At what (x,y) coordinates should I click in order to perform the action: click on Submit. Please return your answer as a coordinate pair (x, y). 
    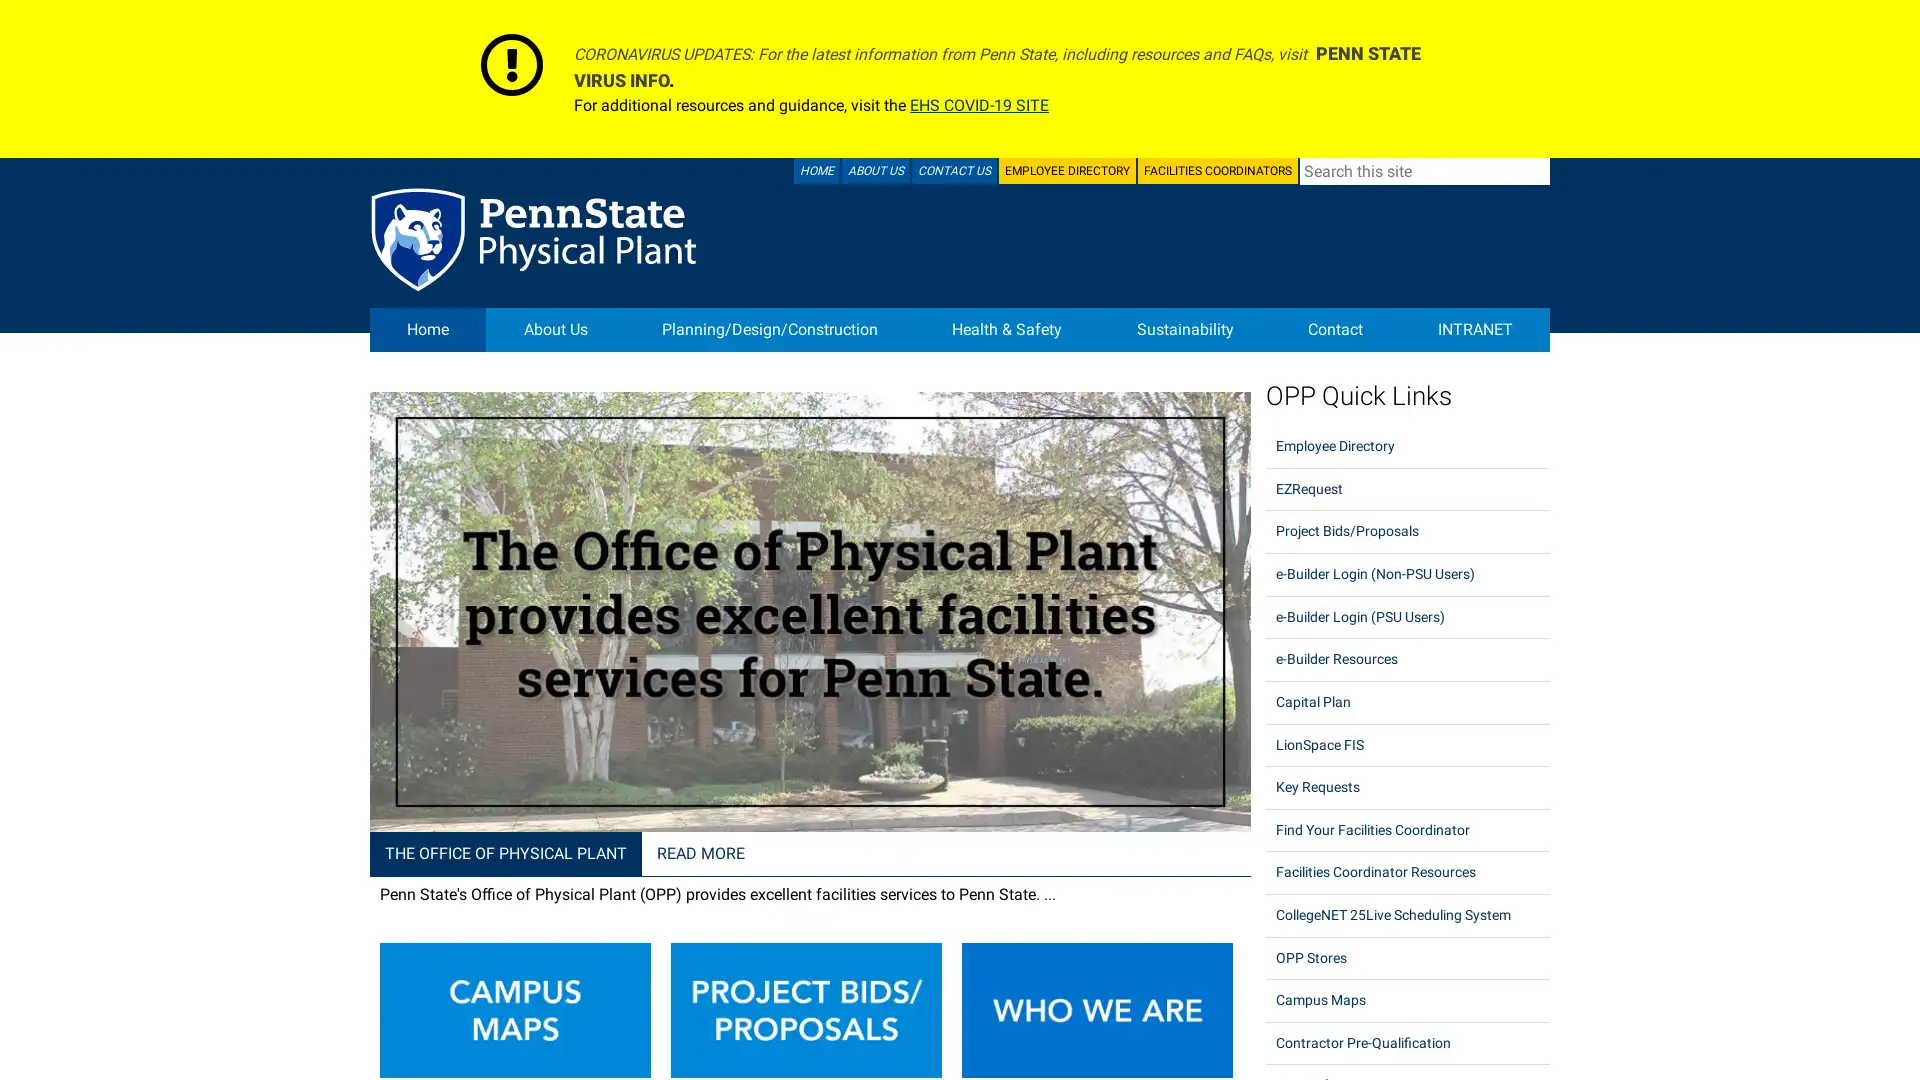
    Looking at the image, I should click on (1535, 169).